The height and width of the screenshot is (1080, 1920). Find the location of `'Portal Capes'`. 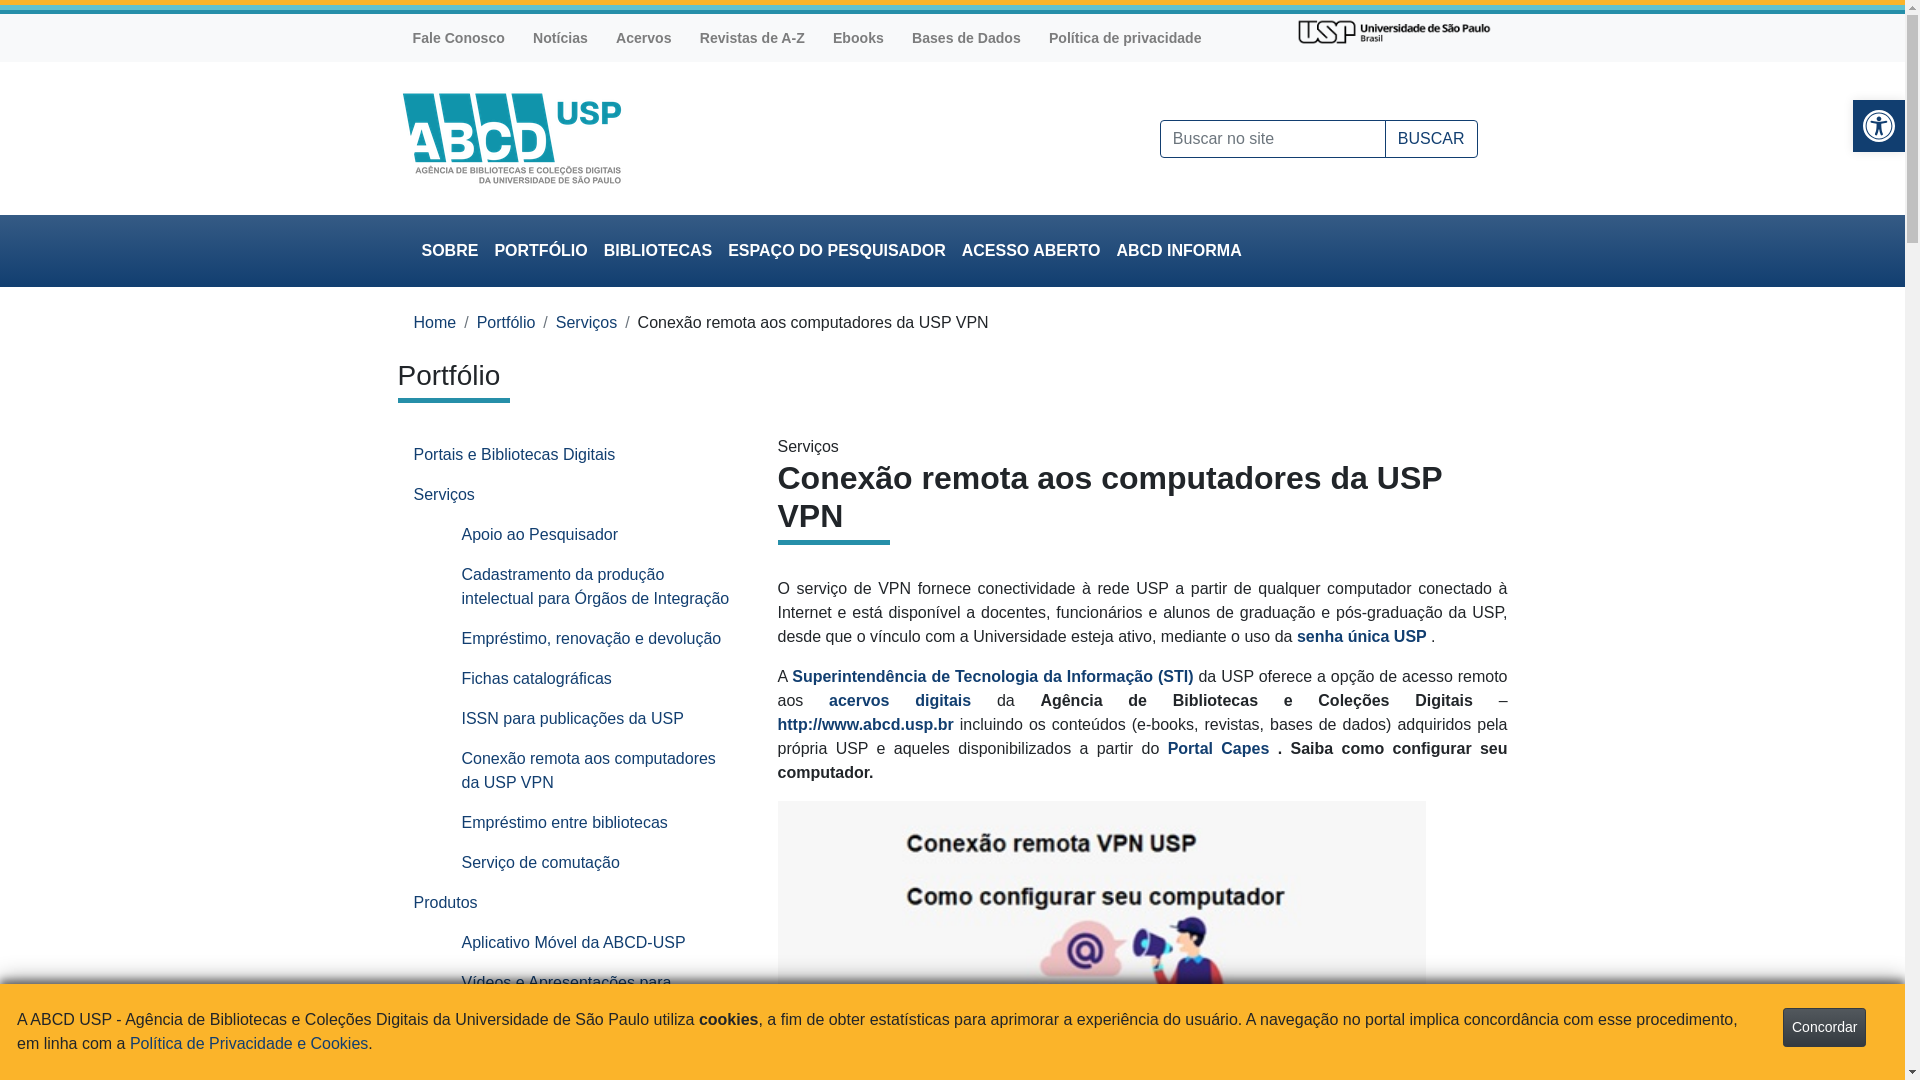

'Portal Capes' is located at coordinates (1222, 748).